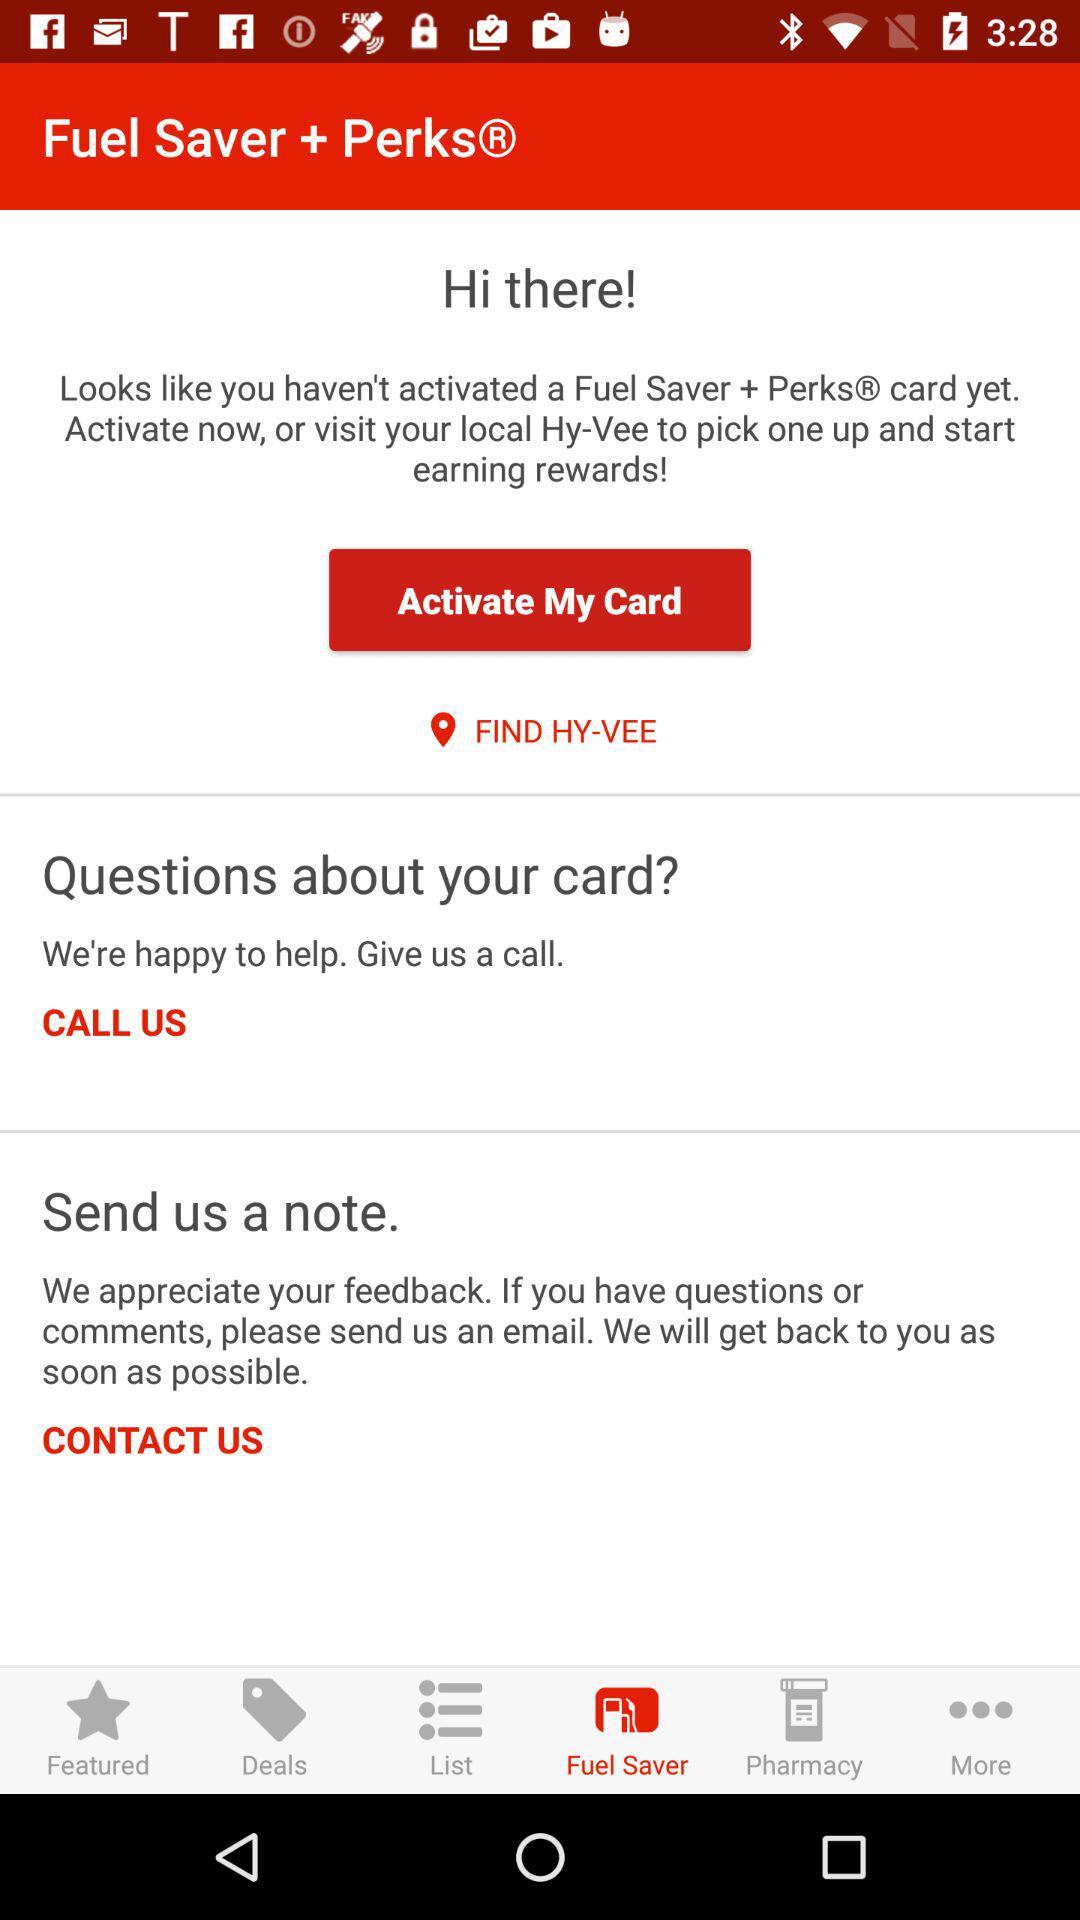 This screenshot has width=1080, height=1920. What do you see at coordinates (151, 1438) in the screenshot?
I see `item below we appreciate your` at bounding box center [151, 1438].